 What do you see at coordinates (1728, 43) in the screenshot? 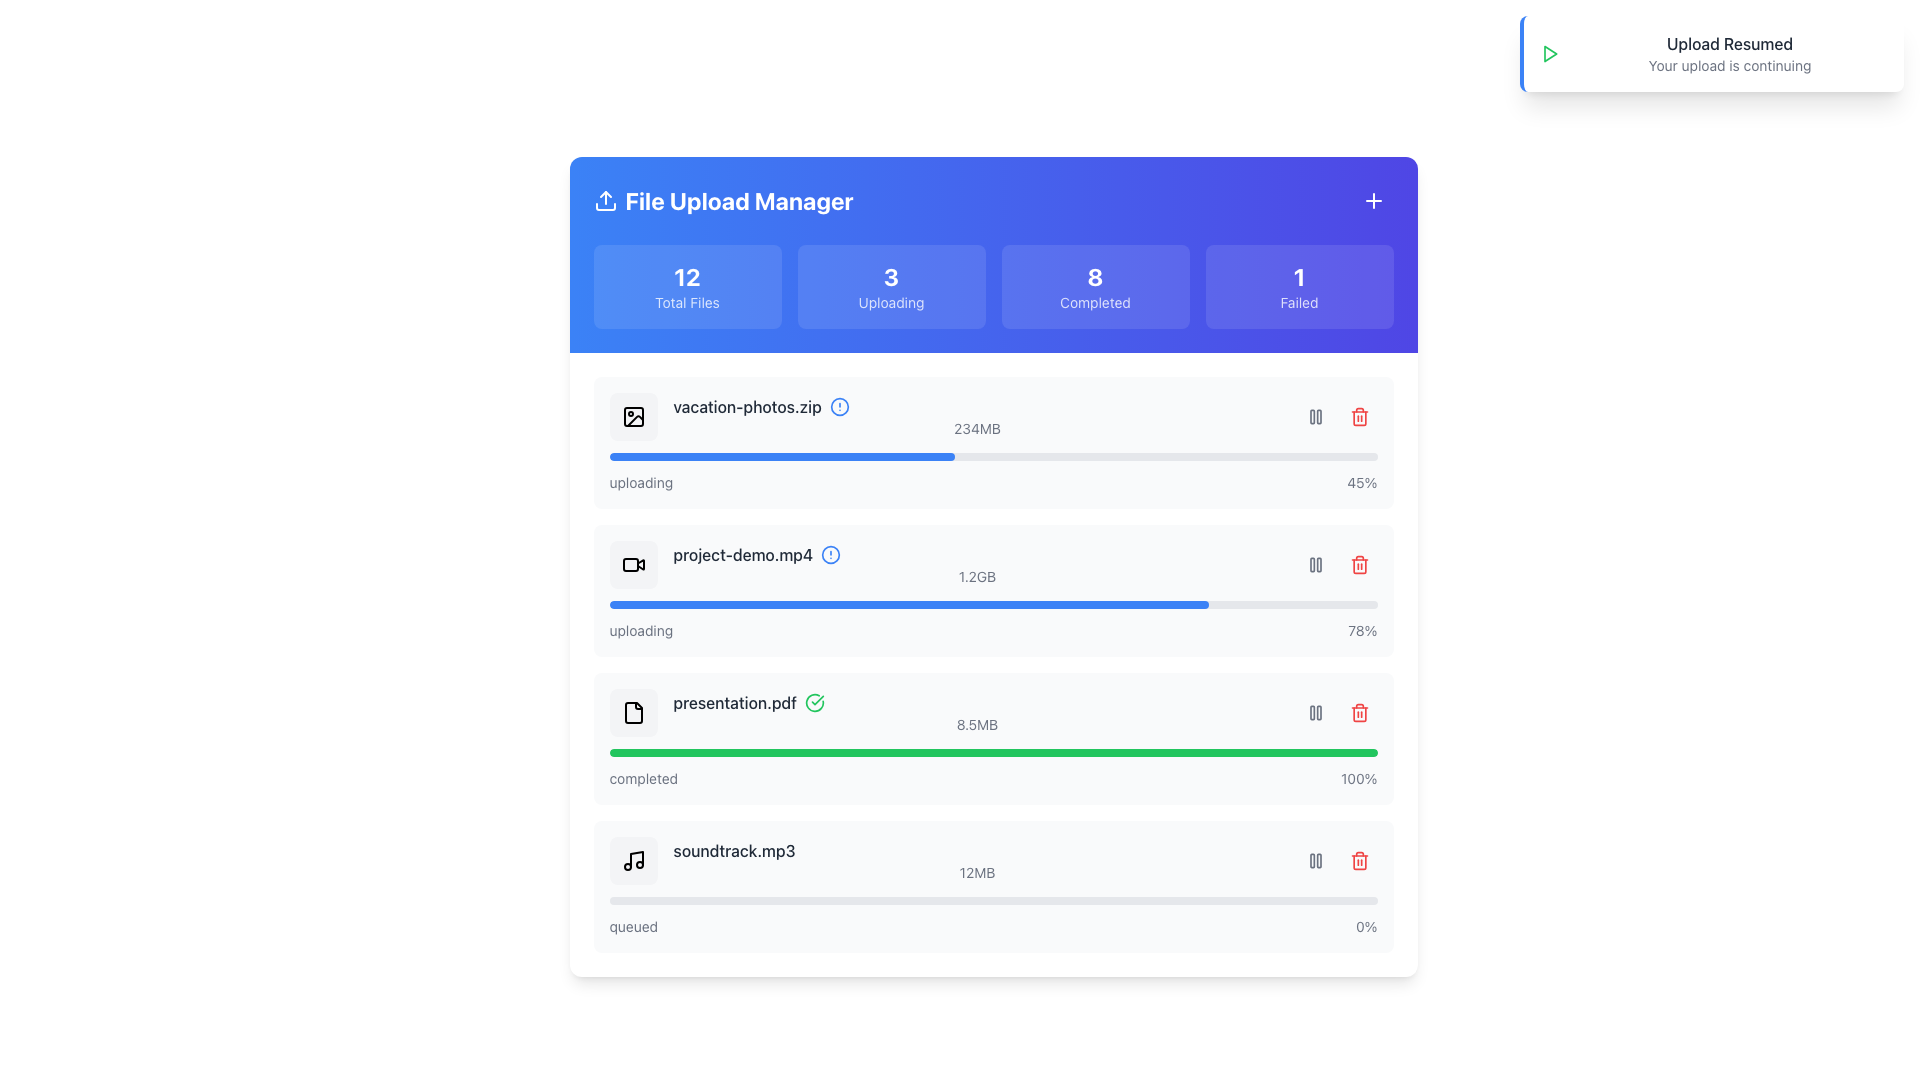
I see `text label that indicates the upload process has resumed, located at the top-right corner of the interface within the notification box` at bounding box center [1728, 43].